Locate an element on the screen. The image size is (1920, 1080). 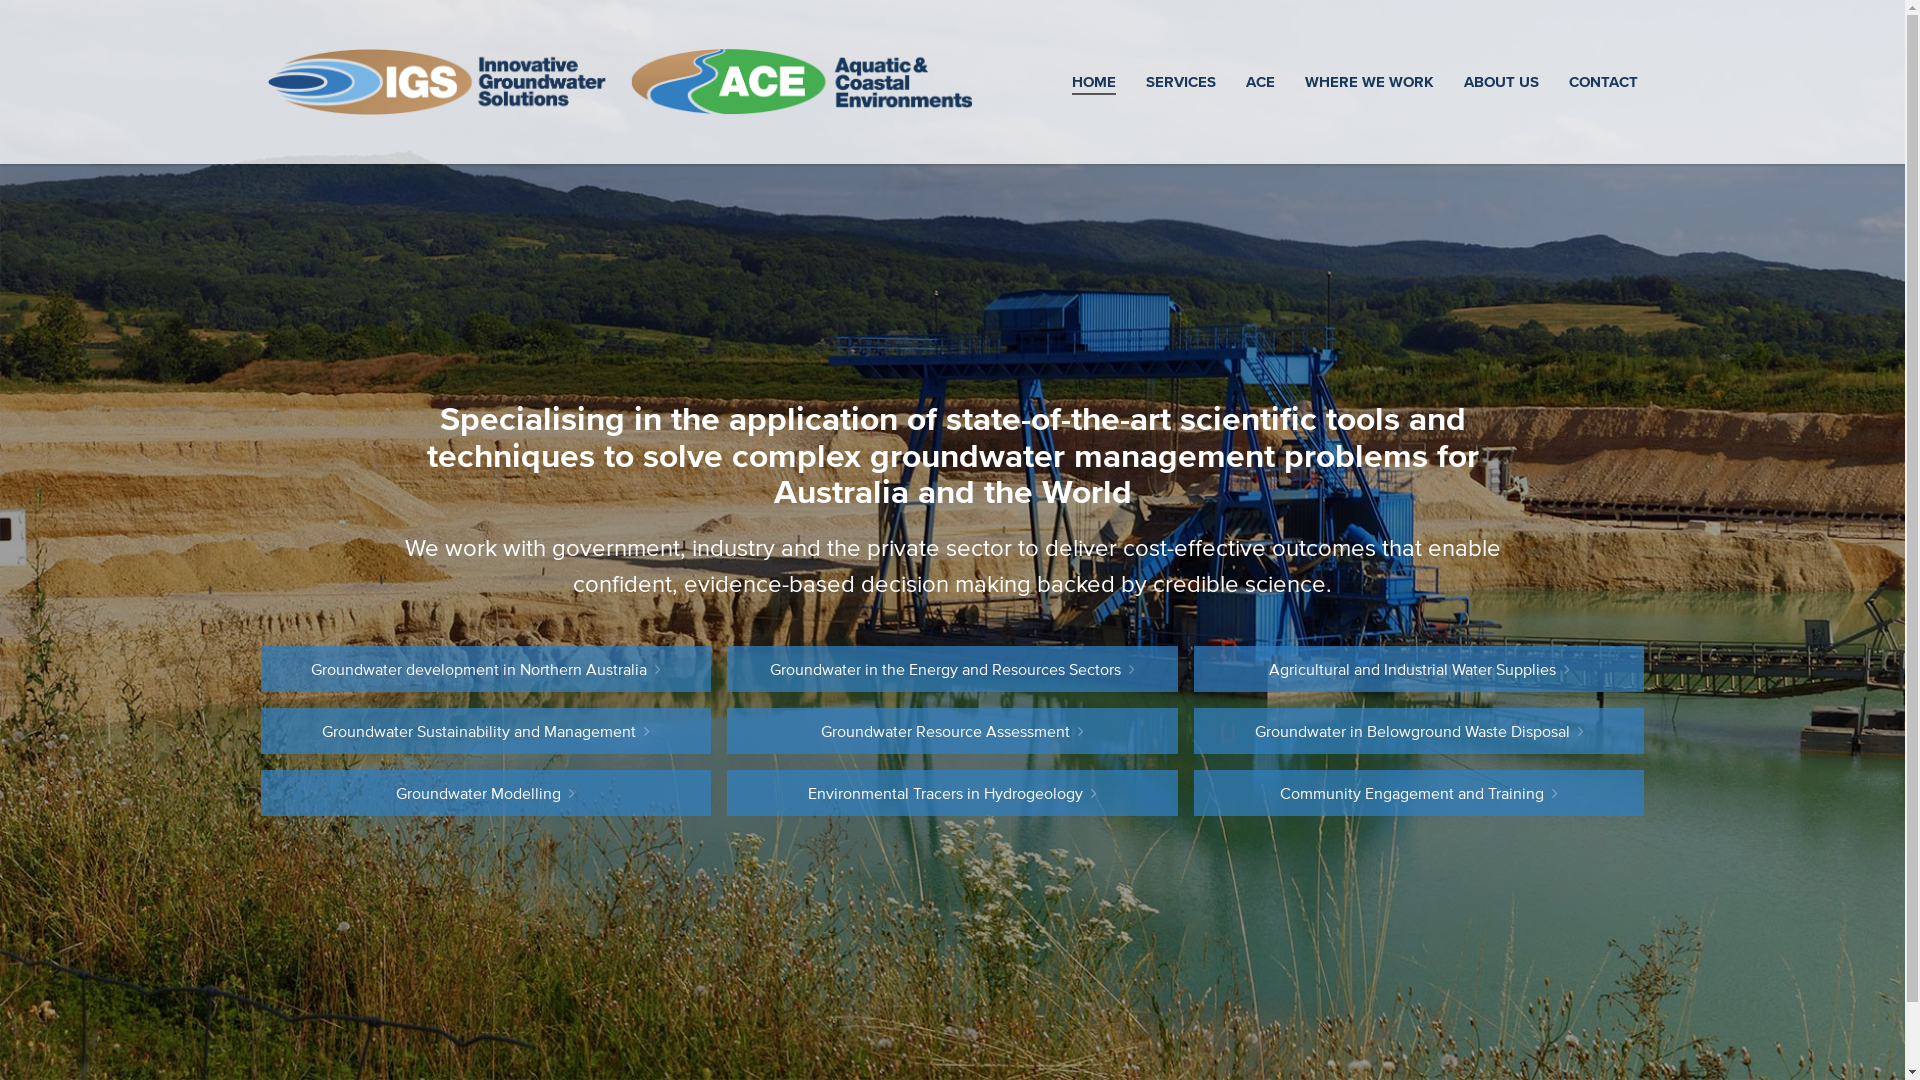
'SERVICES' is located at coordinates (1180, 80).